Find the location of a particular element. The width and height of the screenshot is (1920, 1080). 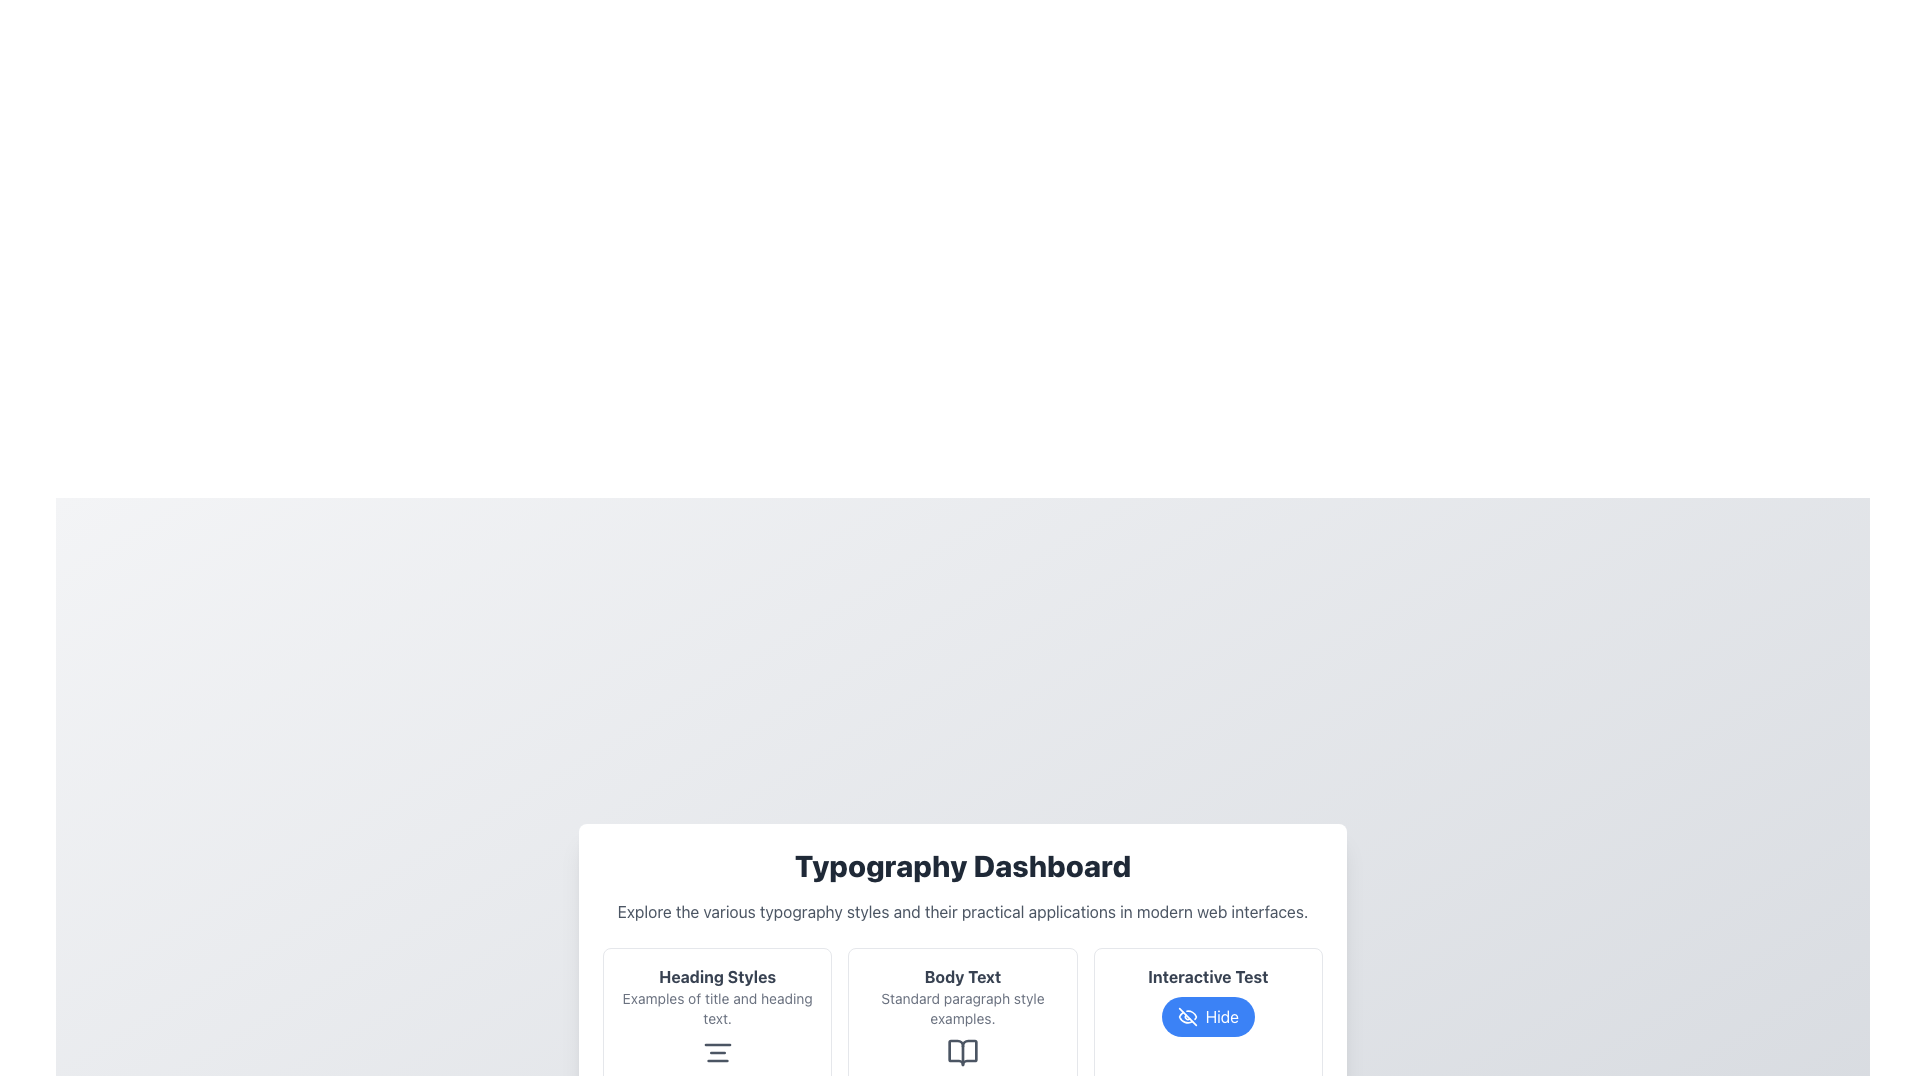

the interactive button located below the 'Interactive Test' heading to hide content is located at coordinates (1207, 1017).